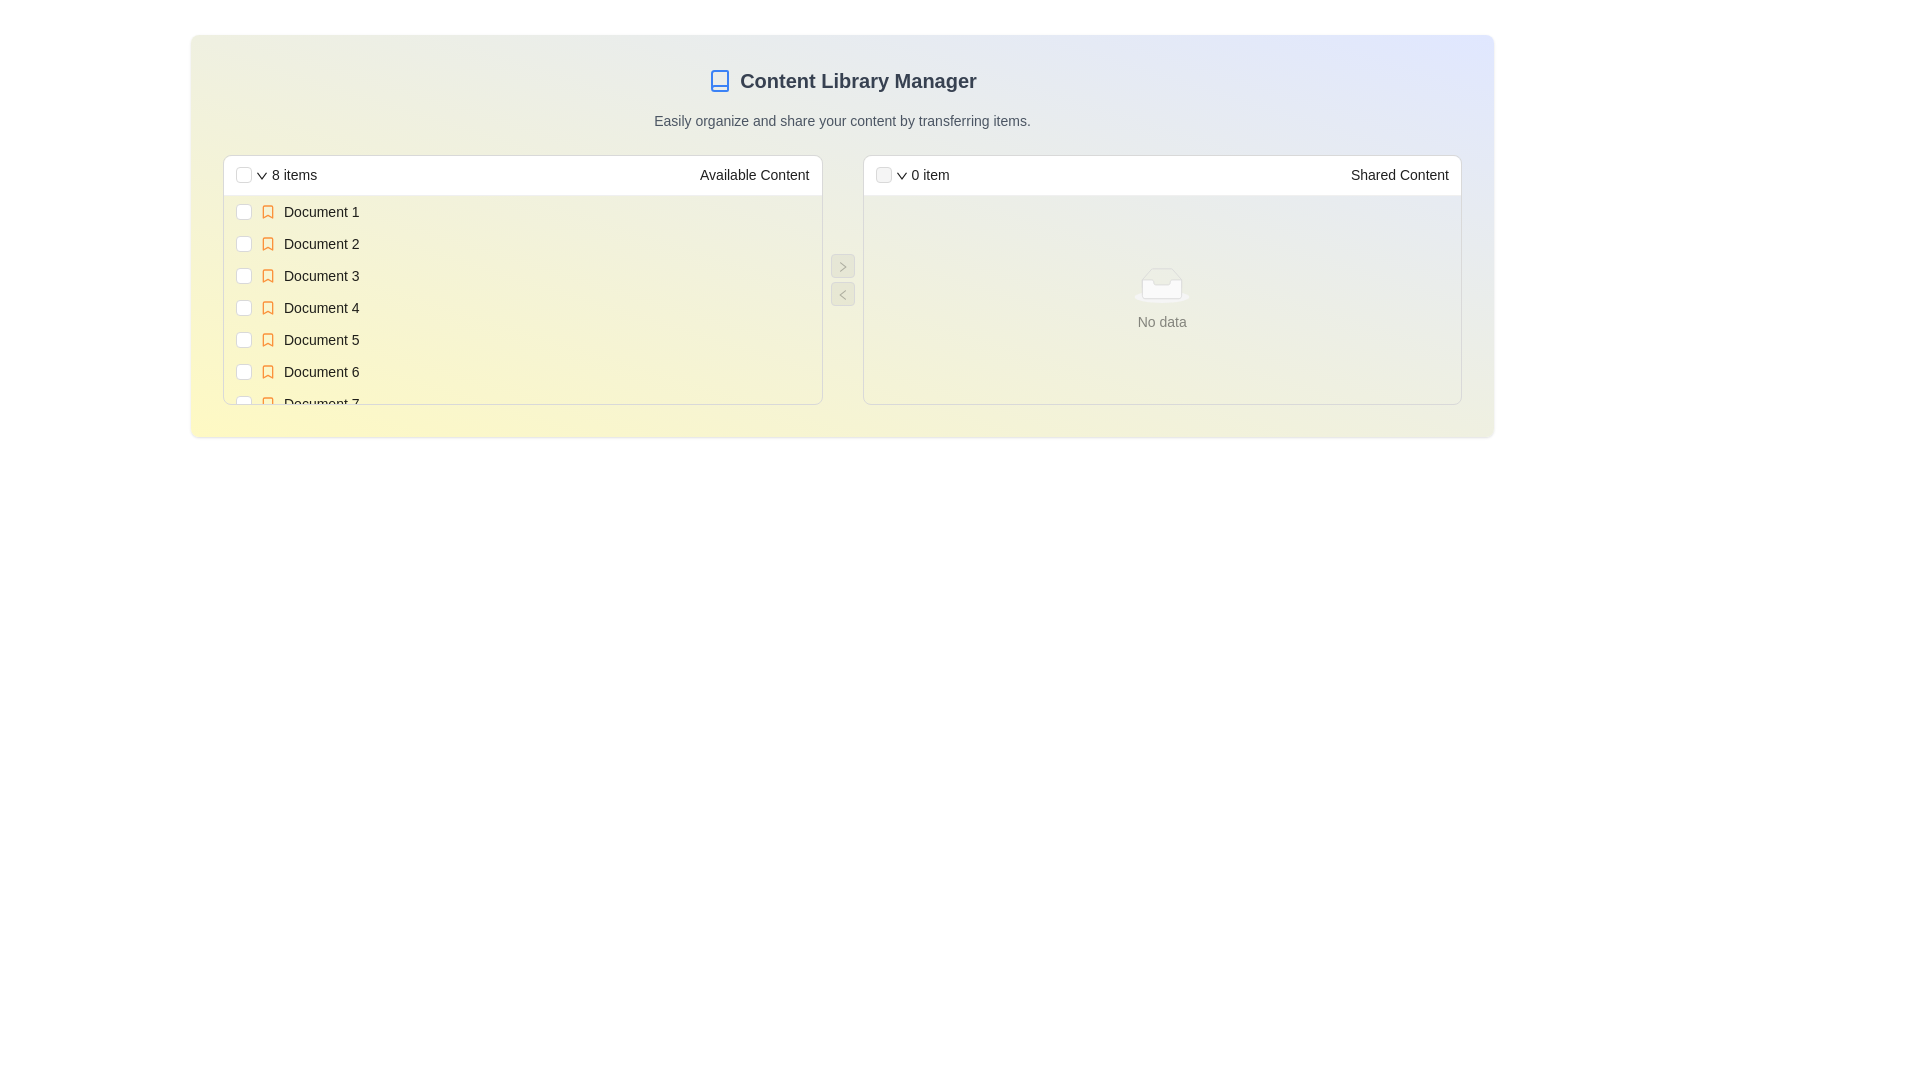  I want to click on the static icon representing the Content Library Manager feature located near the top-center of the interface, so click(720, 80).